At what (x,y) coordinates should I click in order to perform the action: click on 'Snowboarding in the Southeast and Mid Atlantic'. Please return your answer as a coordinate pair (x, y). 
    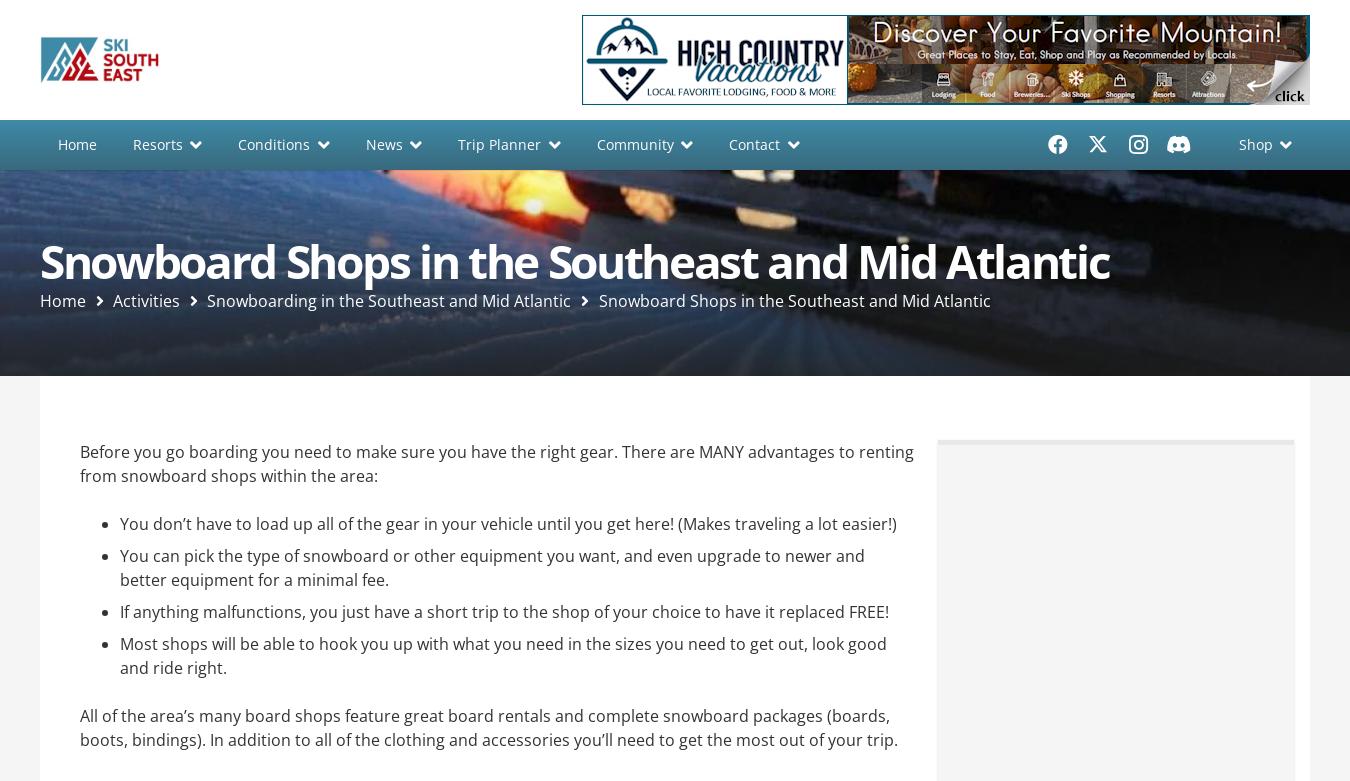
    Looking at the image, I should click on (388, 299).